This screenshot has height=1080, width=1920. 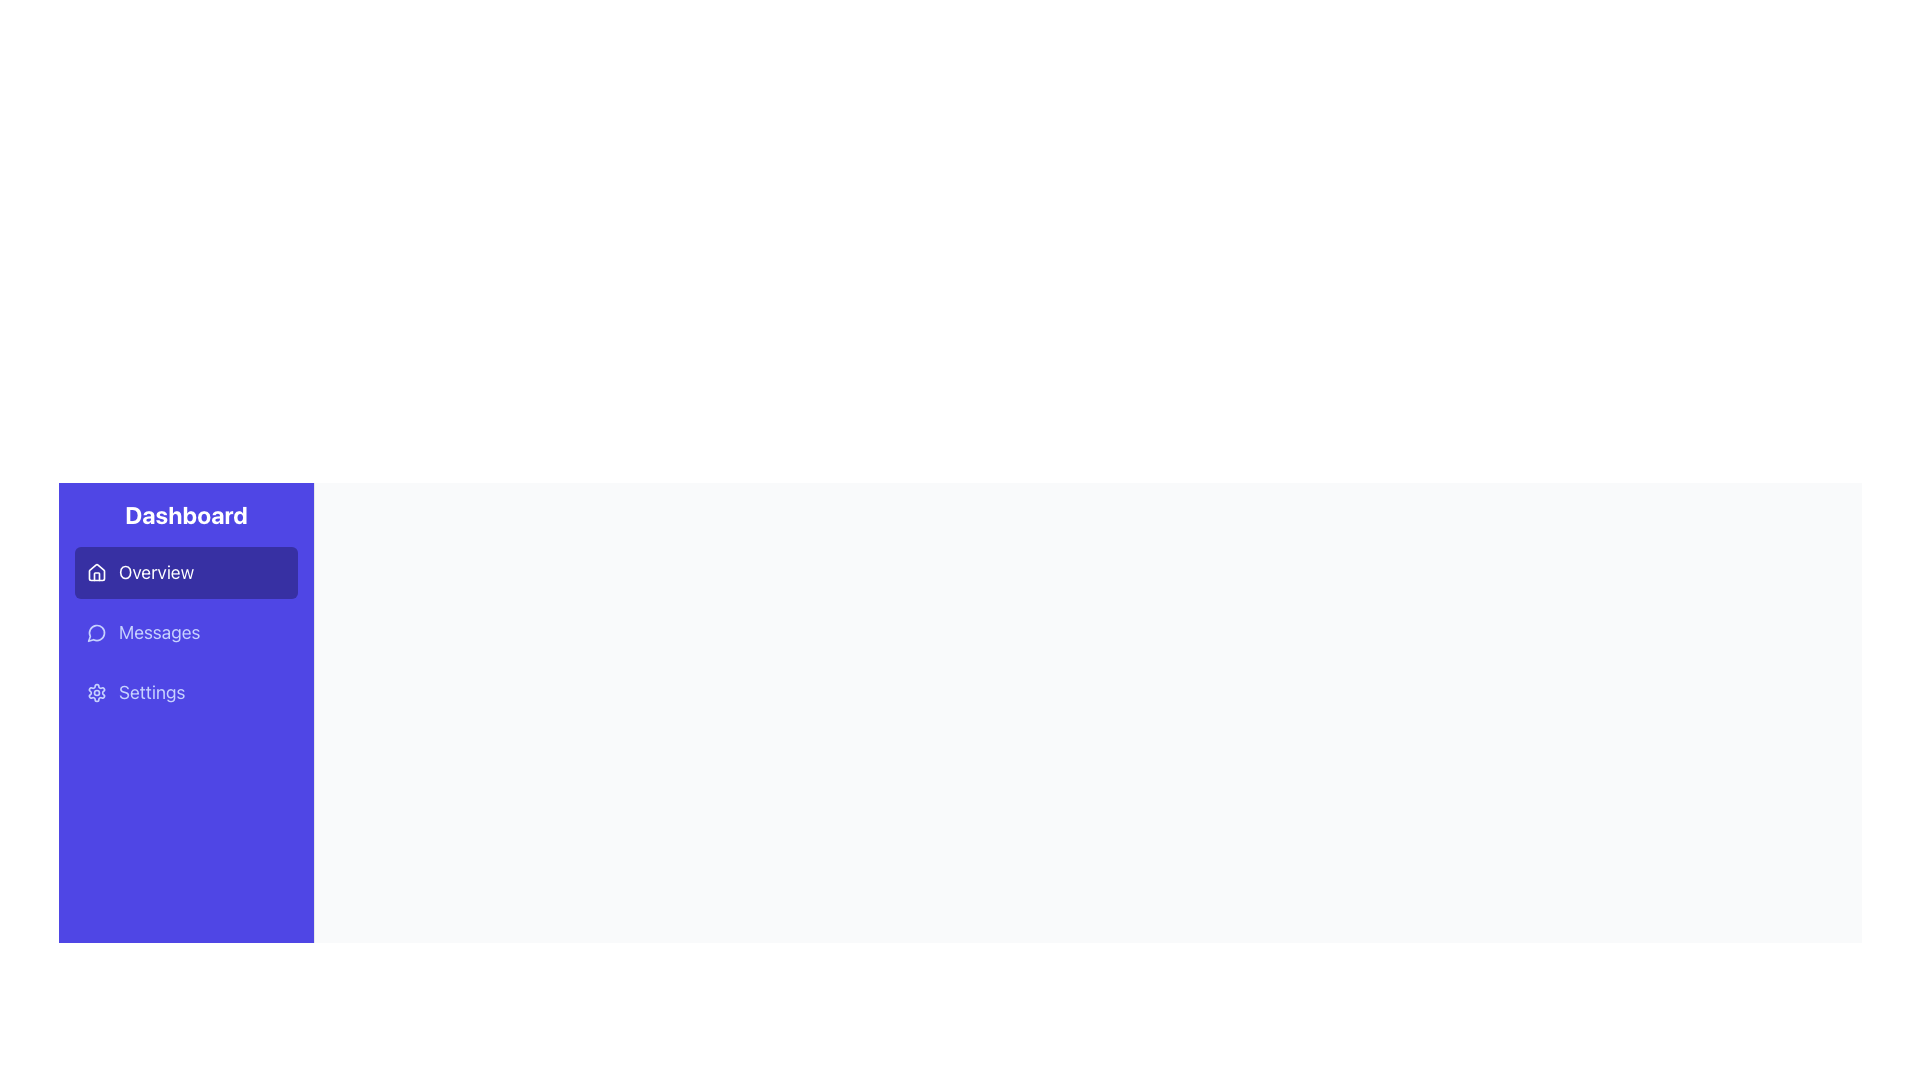 I want to click on the house-shaped icon located in the topmost menu option of the 'Overview' section in the vertical navigation bar, so click(x=95, y=571).